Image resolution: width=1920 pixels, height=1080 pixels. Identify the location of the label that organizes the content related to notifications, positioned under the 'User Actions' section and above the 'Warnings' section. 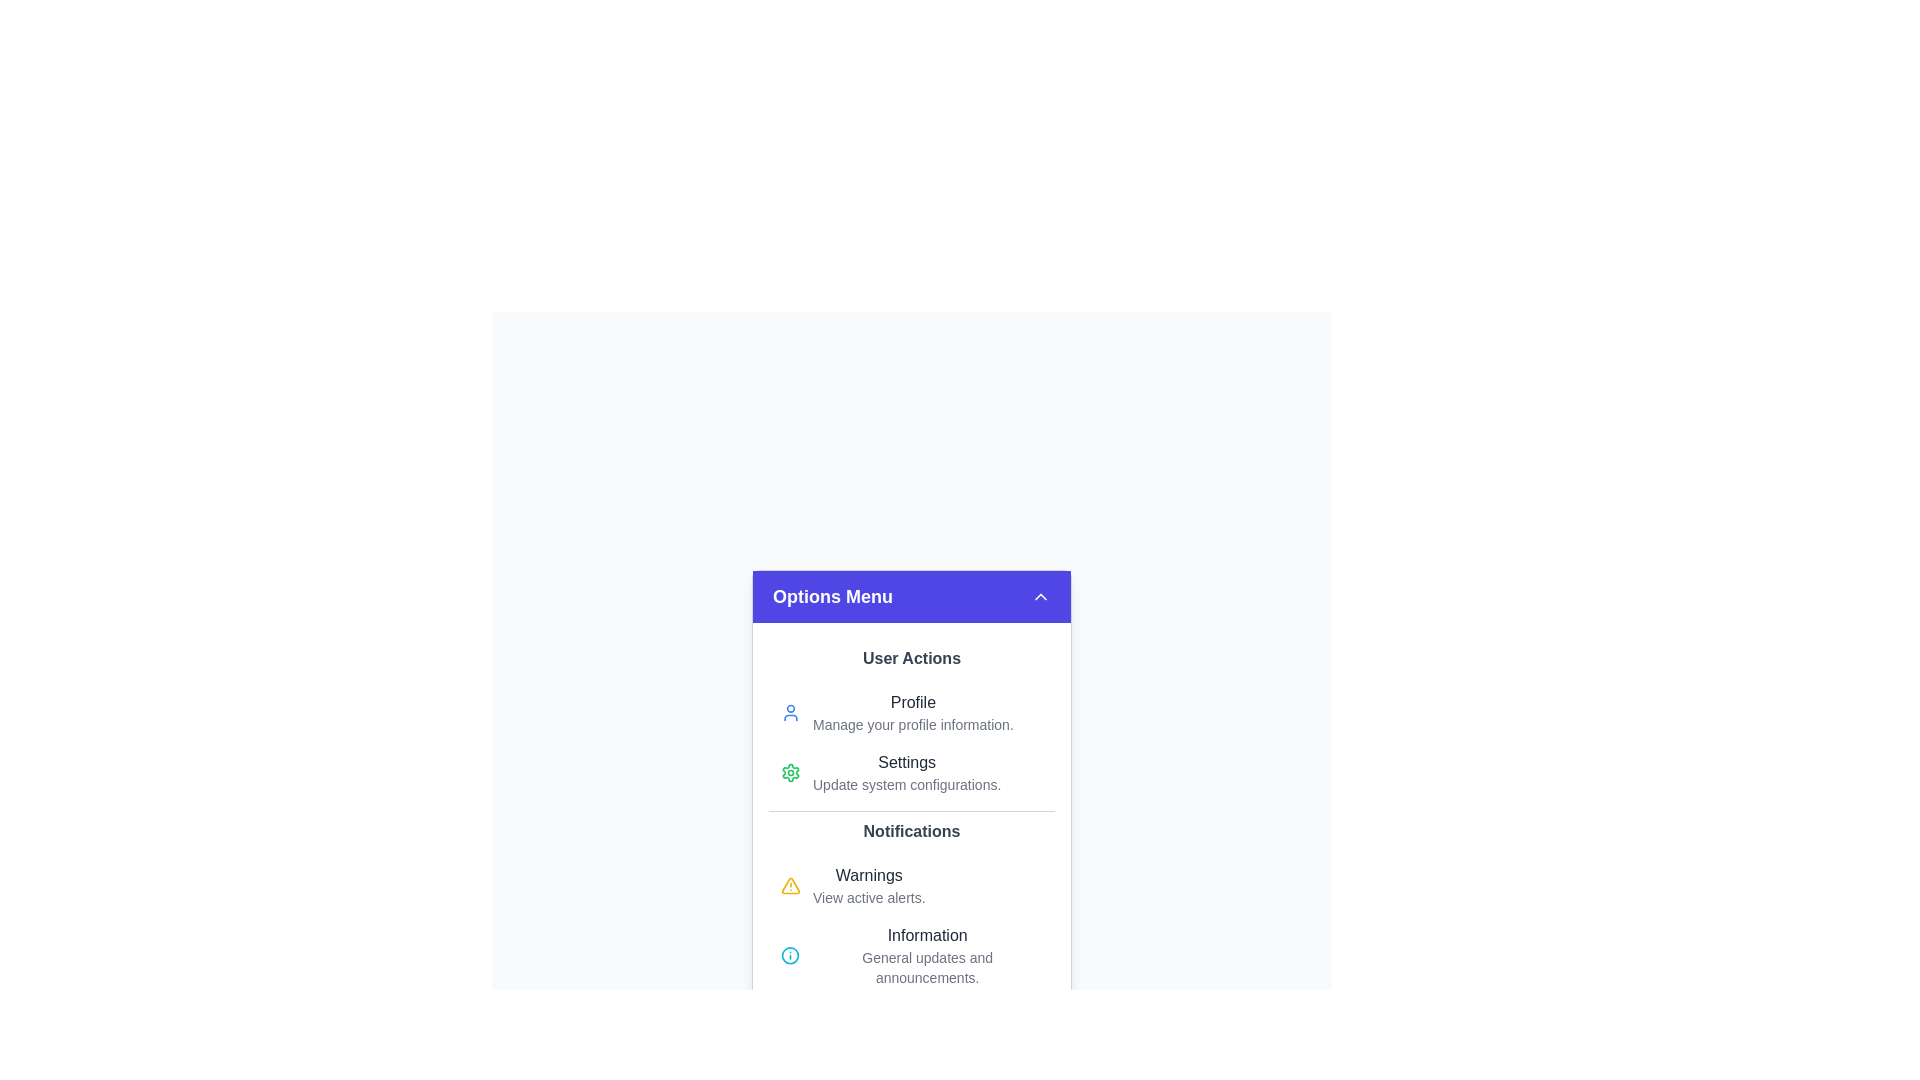
(911, 832).